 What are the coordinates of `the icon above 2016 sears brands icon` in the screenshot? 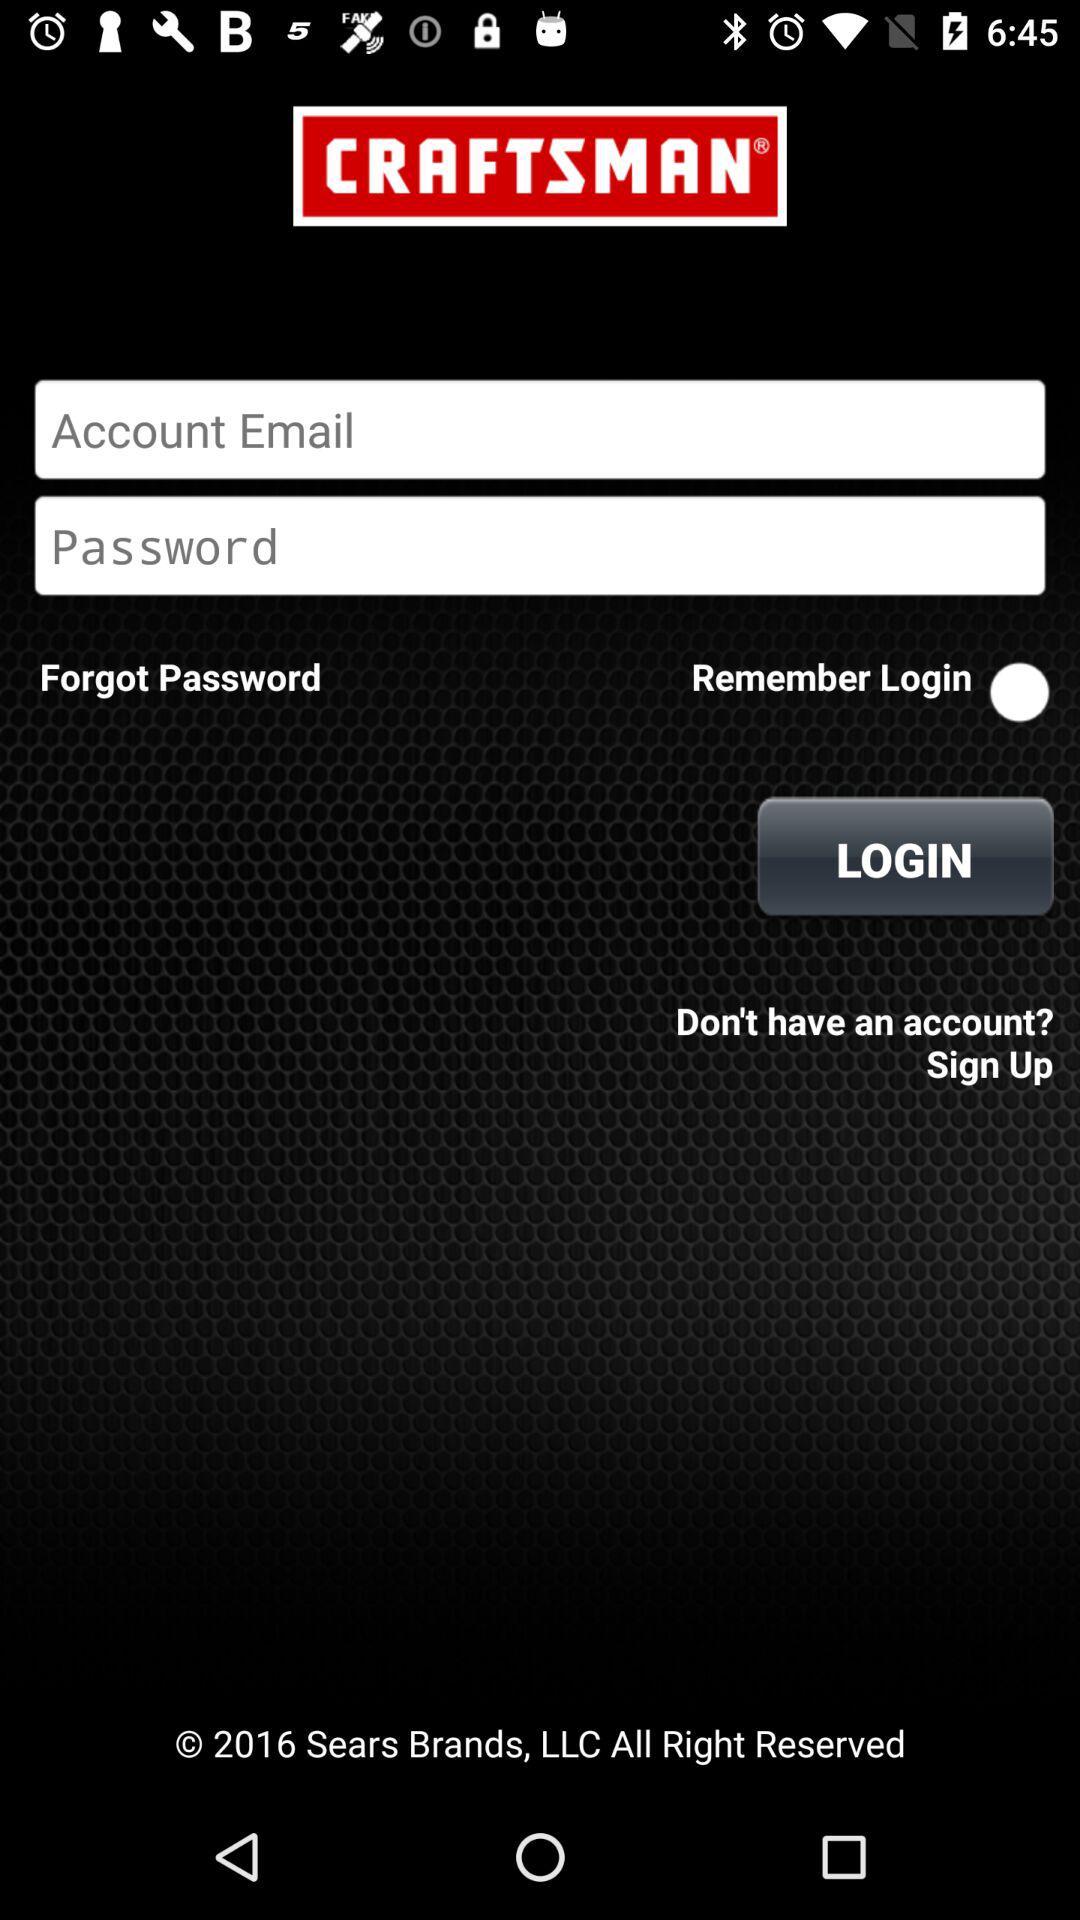 It's located at (180, 676).